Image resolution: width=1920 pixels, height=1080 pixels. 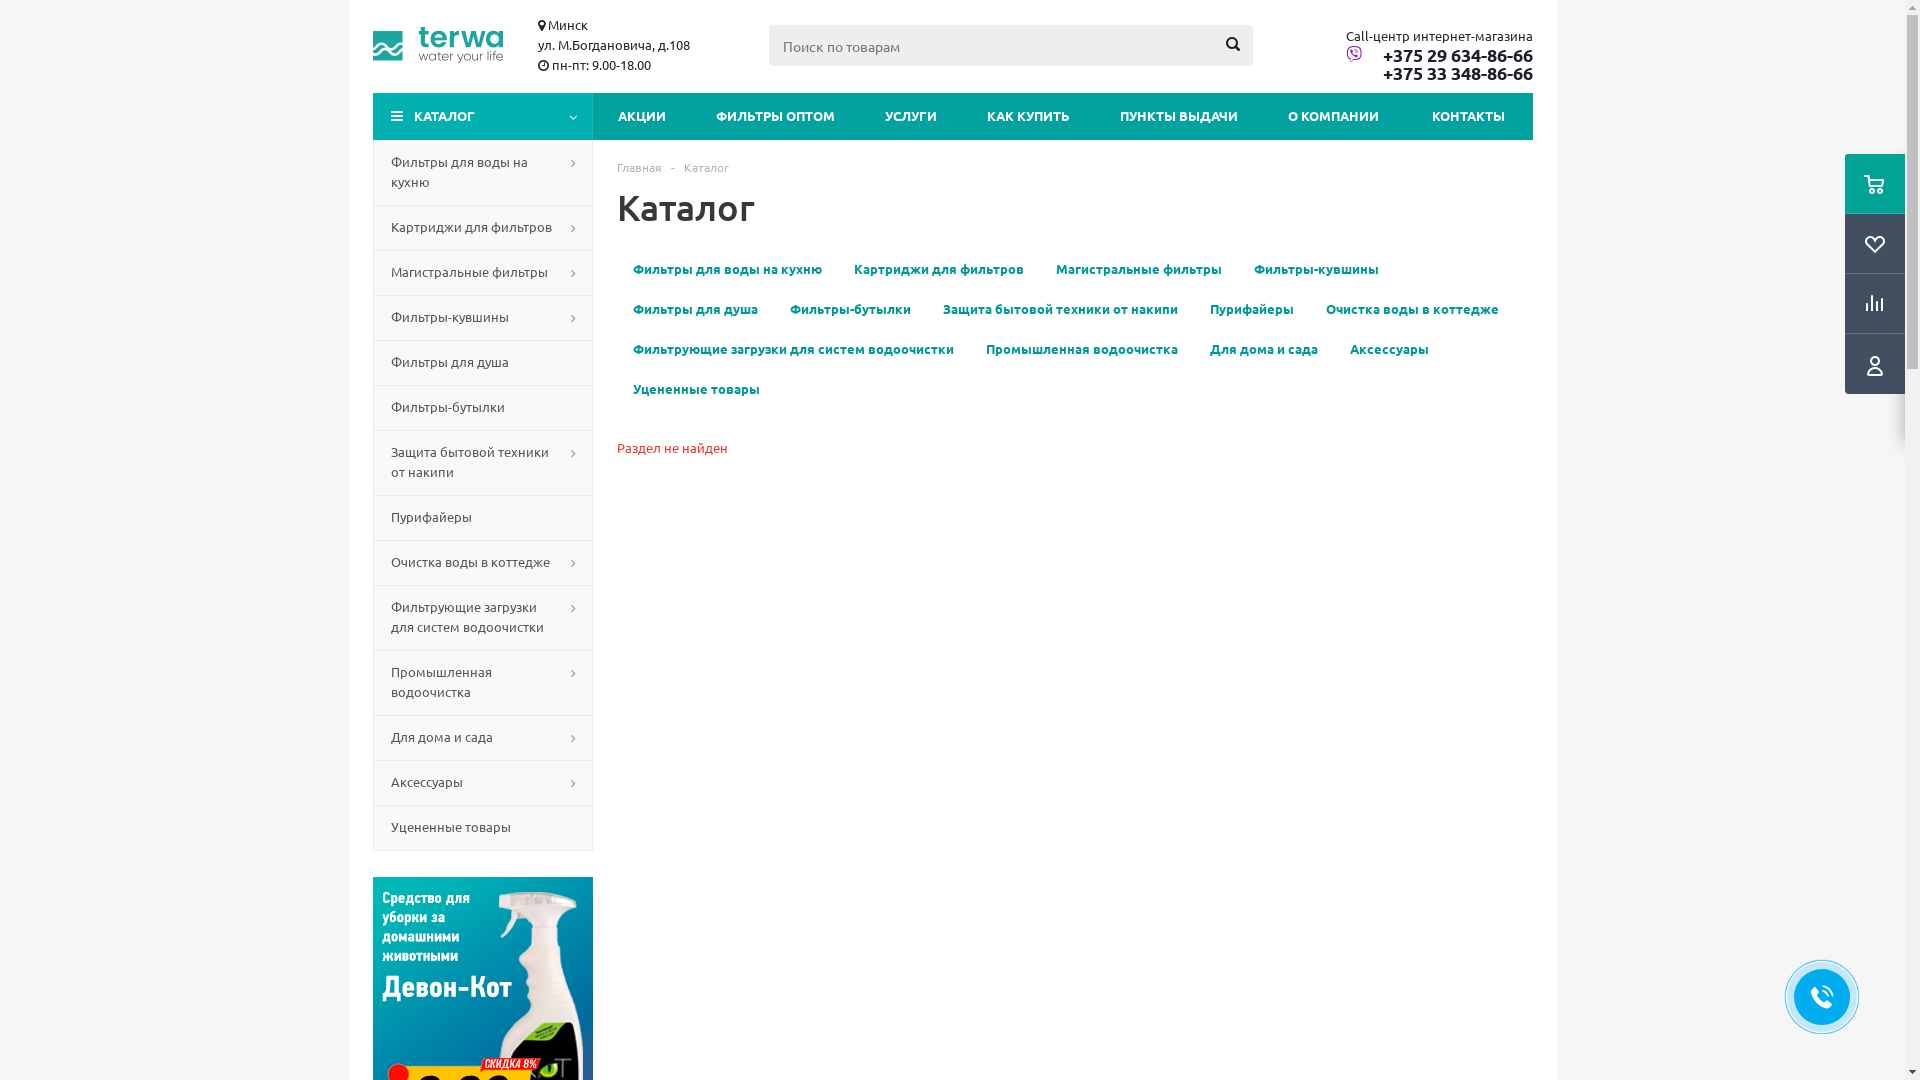 I want to click on '+375 33 348-86-66', so click(x=1438, y=72).